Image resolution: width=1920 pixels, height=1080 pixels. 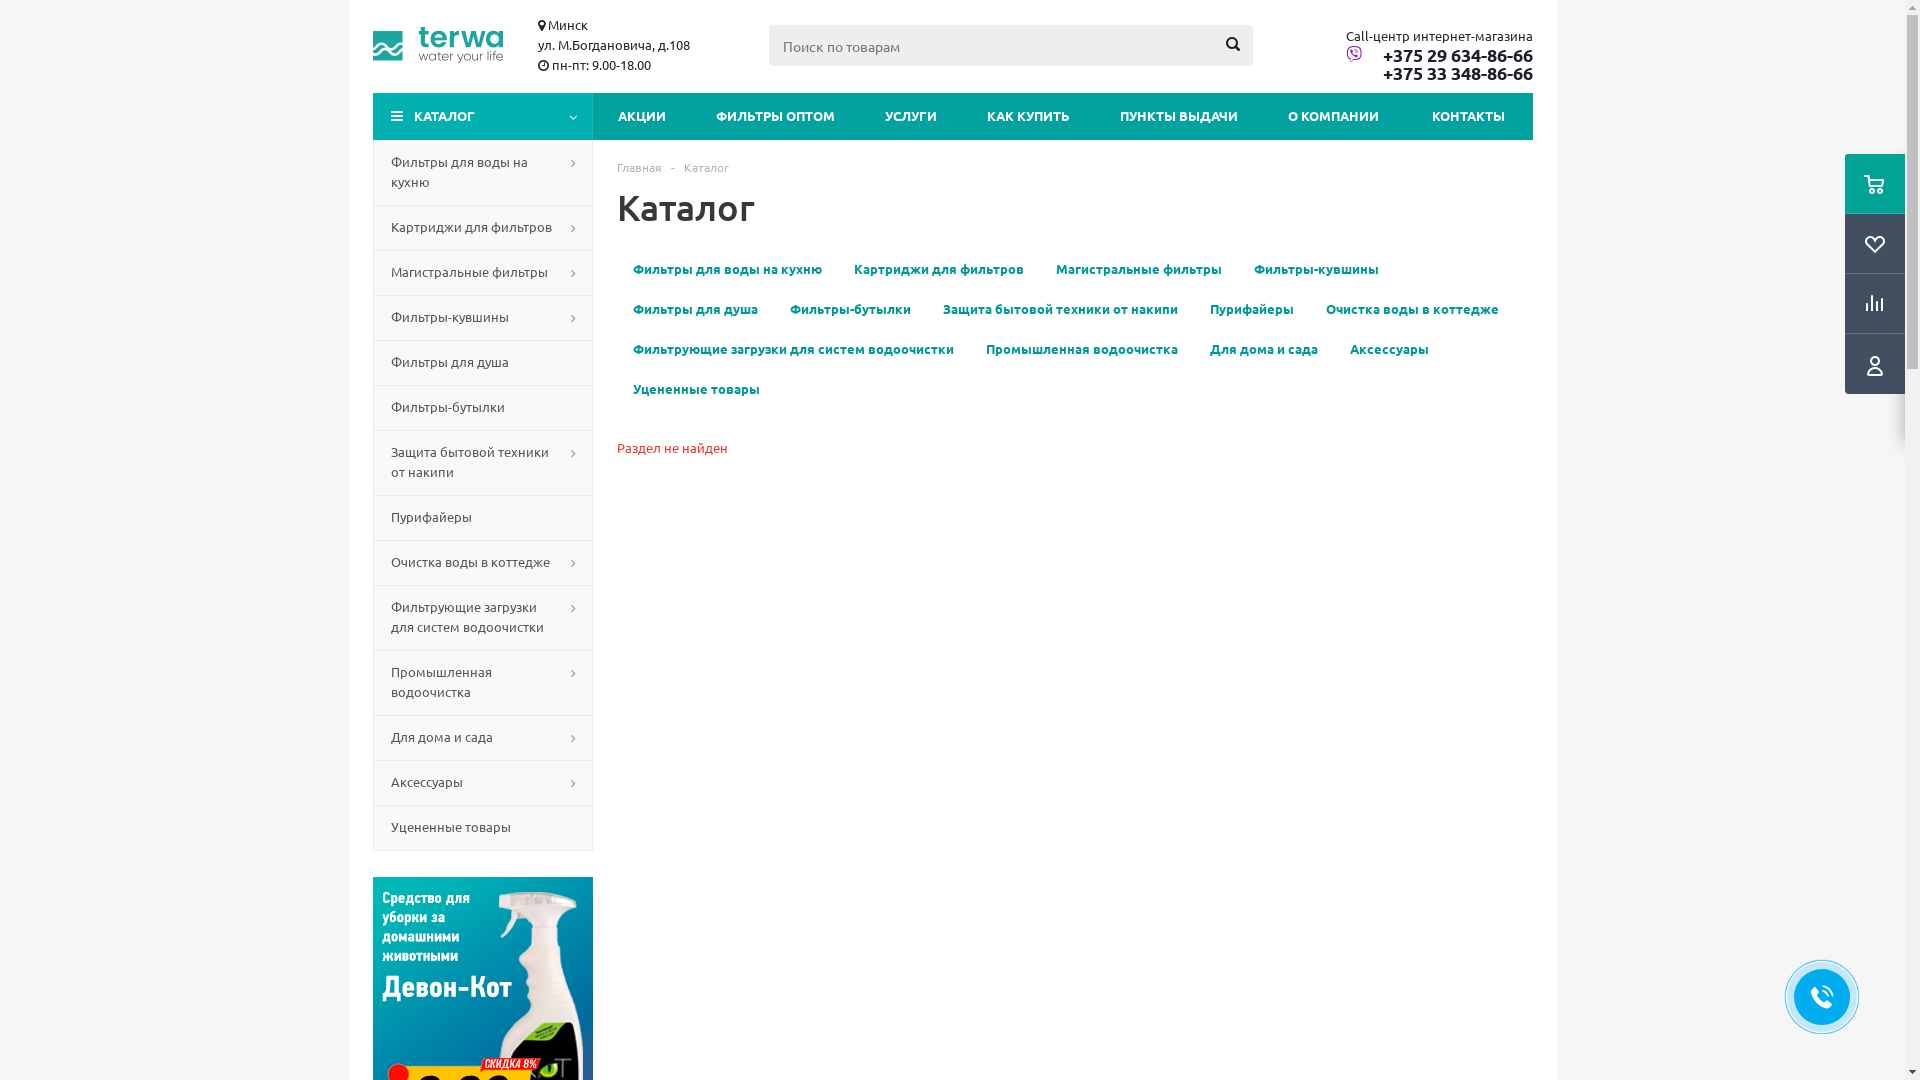 I want to click on '+375 33 348-86-66', so click(x=1438, y=72).